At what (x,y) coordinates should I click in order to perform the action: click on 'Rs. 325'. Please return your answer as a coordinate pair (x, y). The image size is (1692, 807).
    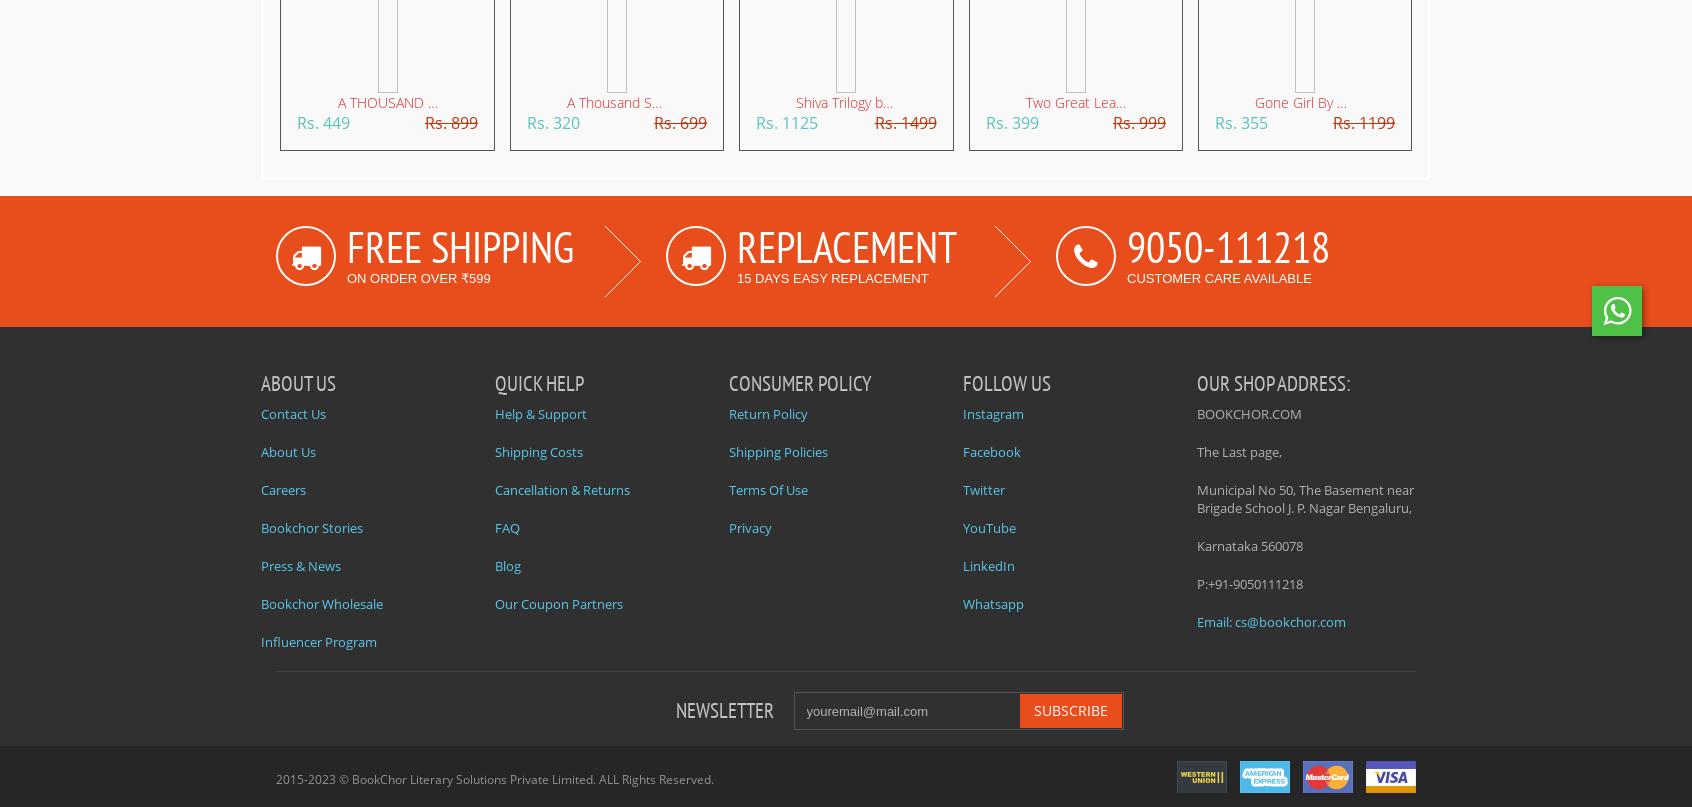
    Looking at the image, I should click on (221, 121).